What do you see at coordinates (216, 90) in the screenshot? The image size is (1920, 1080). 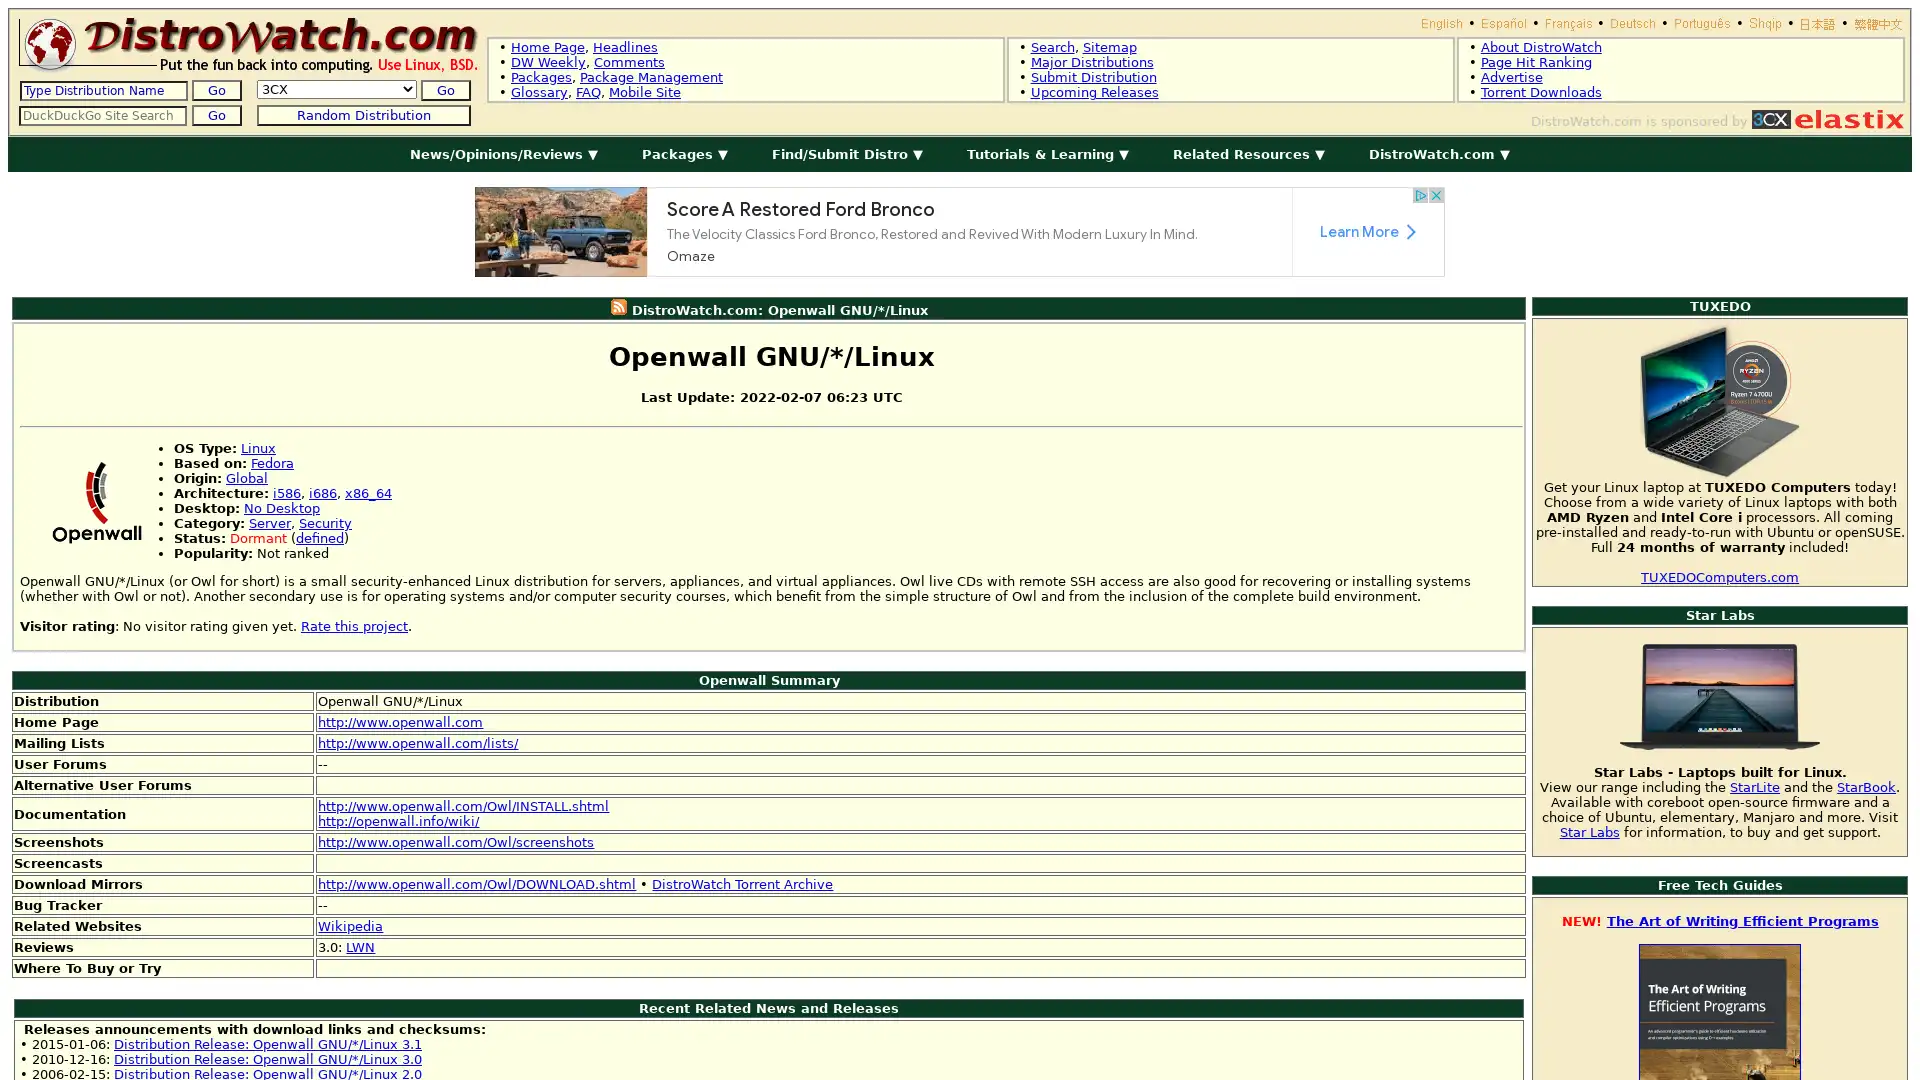 I see `Go` at bounding box center [216, 90].